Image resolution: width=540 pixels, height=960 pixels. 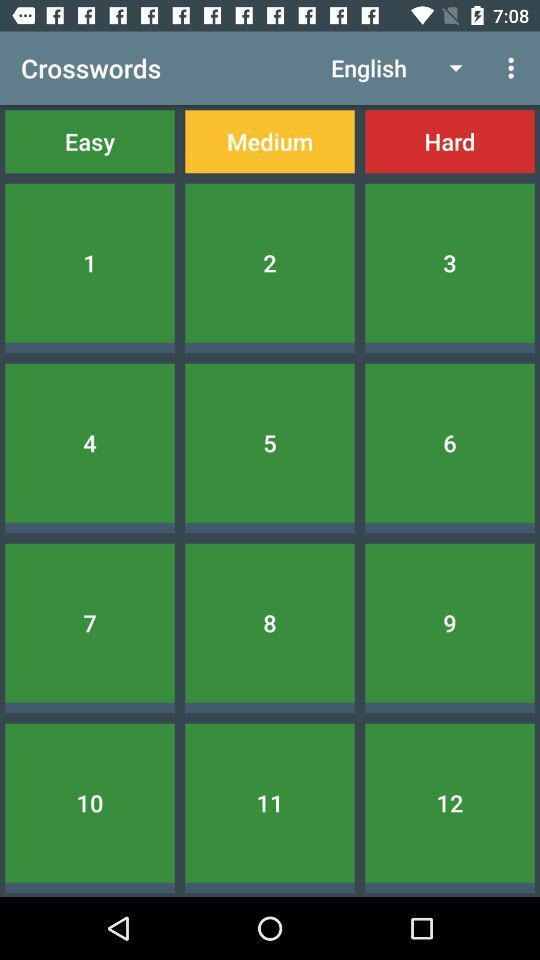 What do you see at coordinates (270, 622) in the screenshot?
I see `the 8 item` at bounding box center [270, 622].